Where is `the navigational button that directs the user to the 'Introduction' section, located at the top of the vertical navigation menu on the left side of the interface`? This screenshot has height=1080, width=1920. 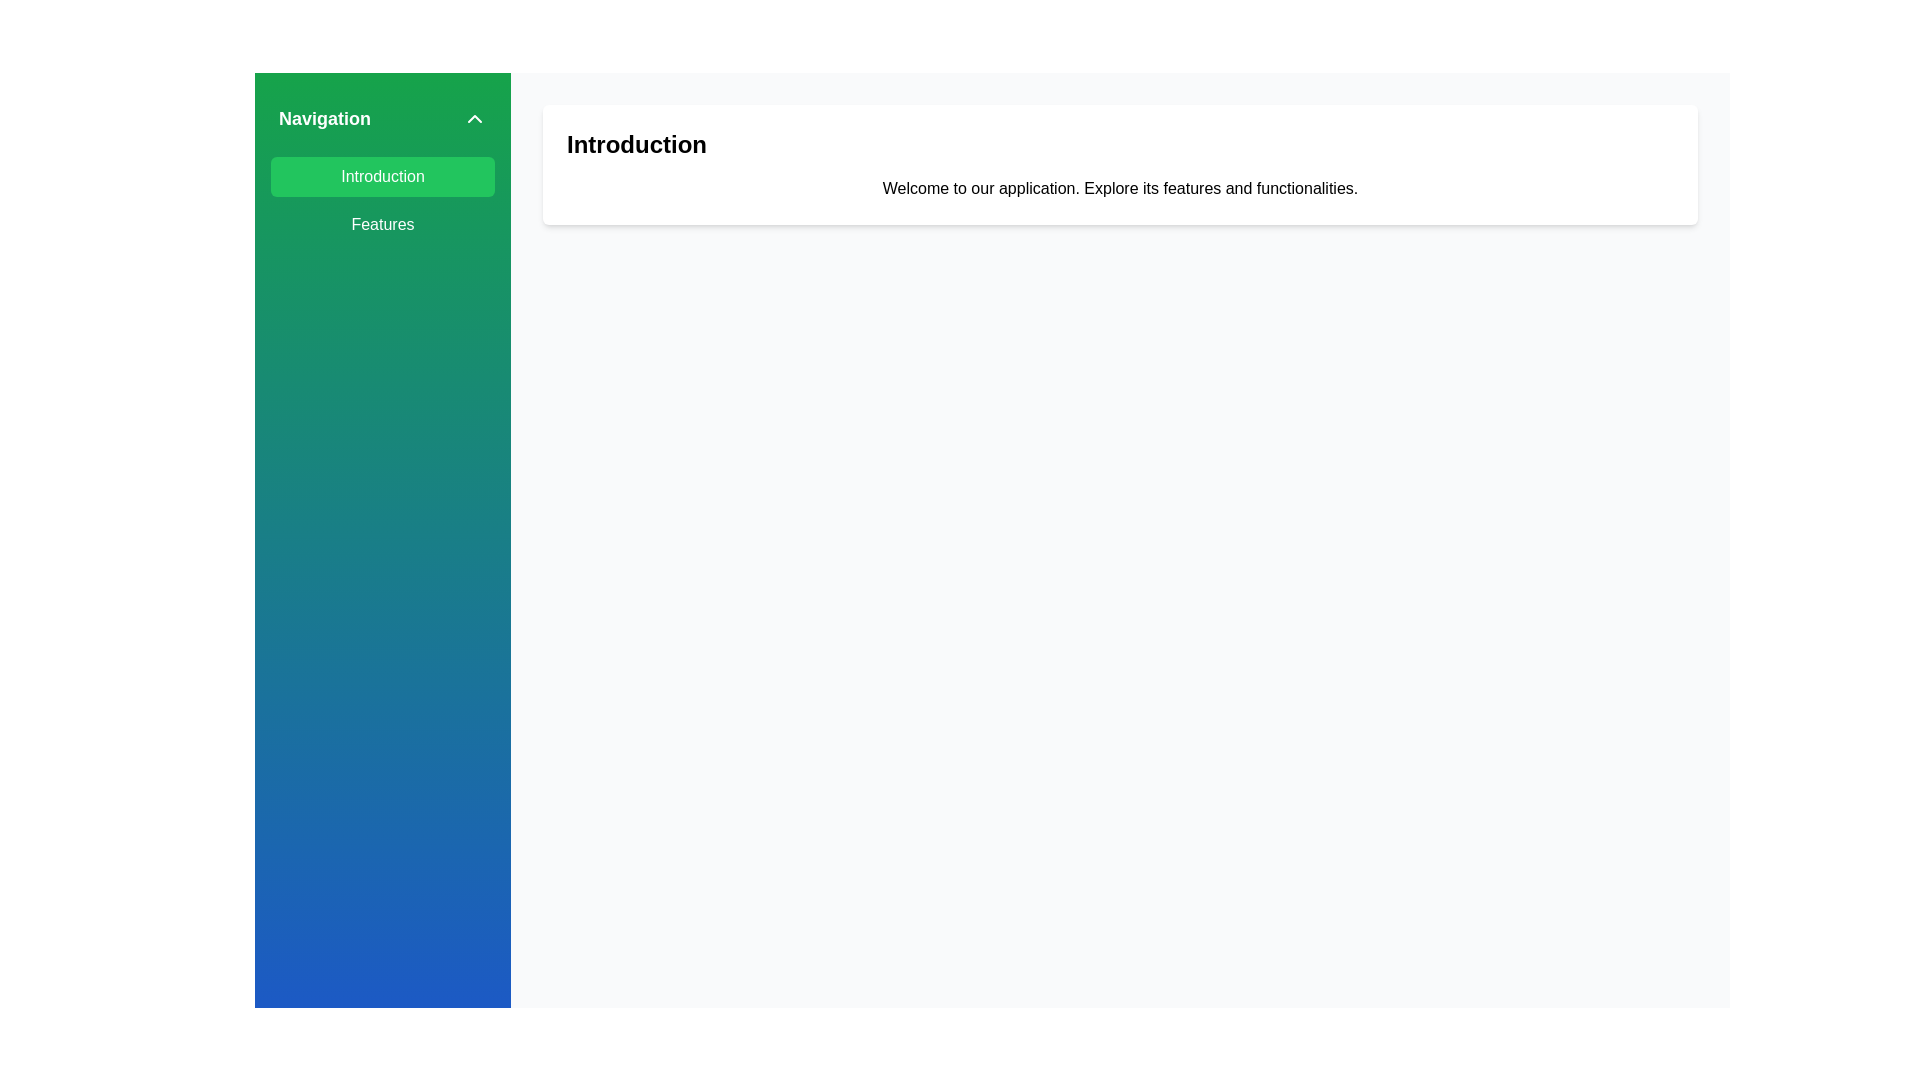 the navigational button that directs the user to the 'Introduction' section, located at the top of the vertical navigation menu on the left side of the interface is located at coordinates (383, 176).